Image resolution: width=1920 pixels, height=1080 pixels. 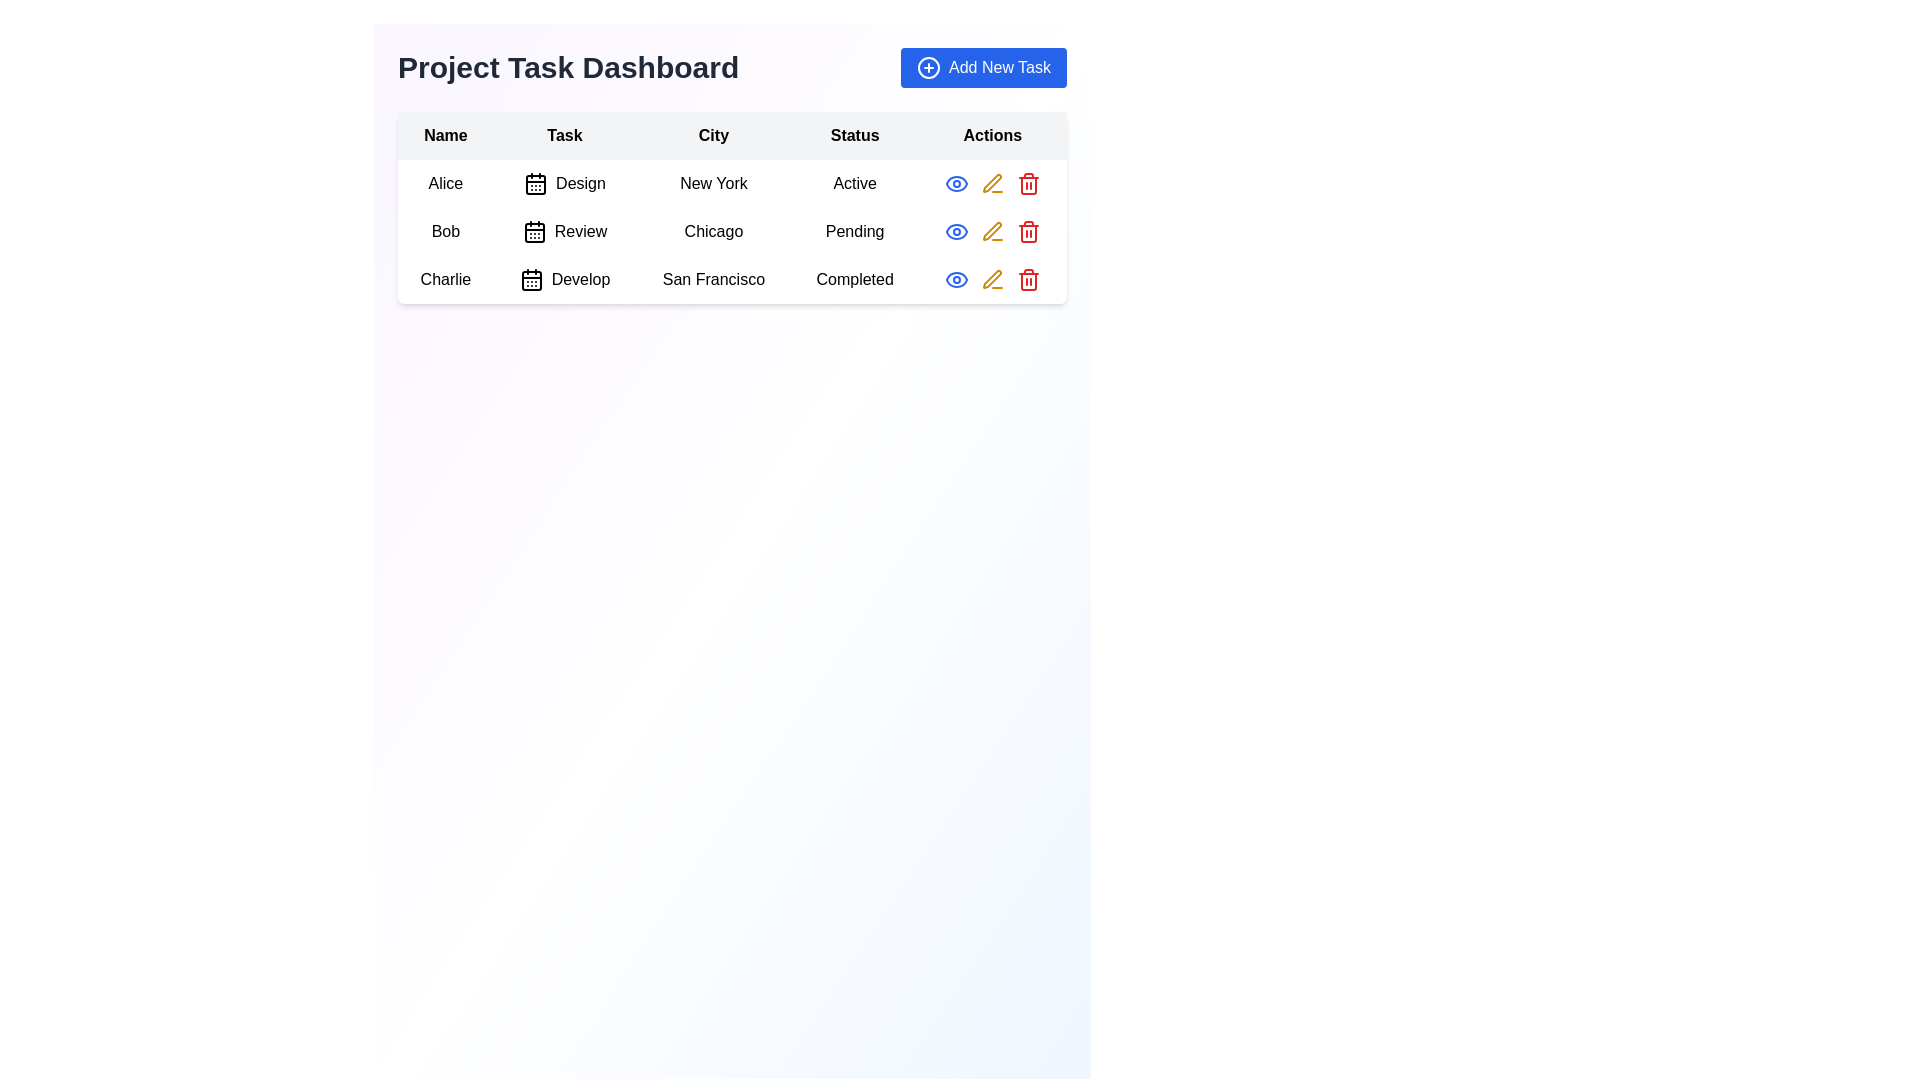 What do you see at coordinates (855, 184) in the screenshot?
I see `the text label displaying 'Active' in the Status column of the table for Alice` at bounding box center [855, 184].